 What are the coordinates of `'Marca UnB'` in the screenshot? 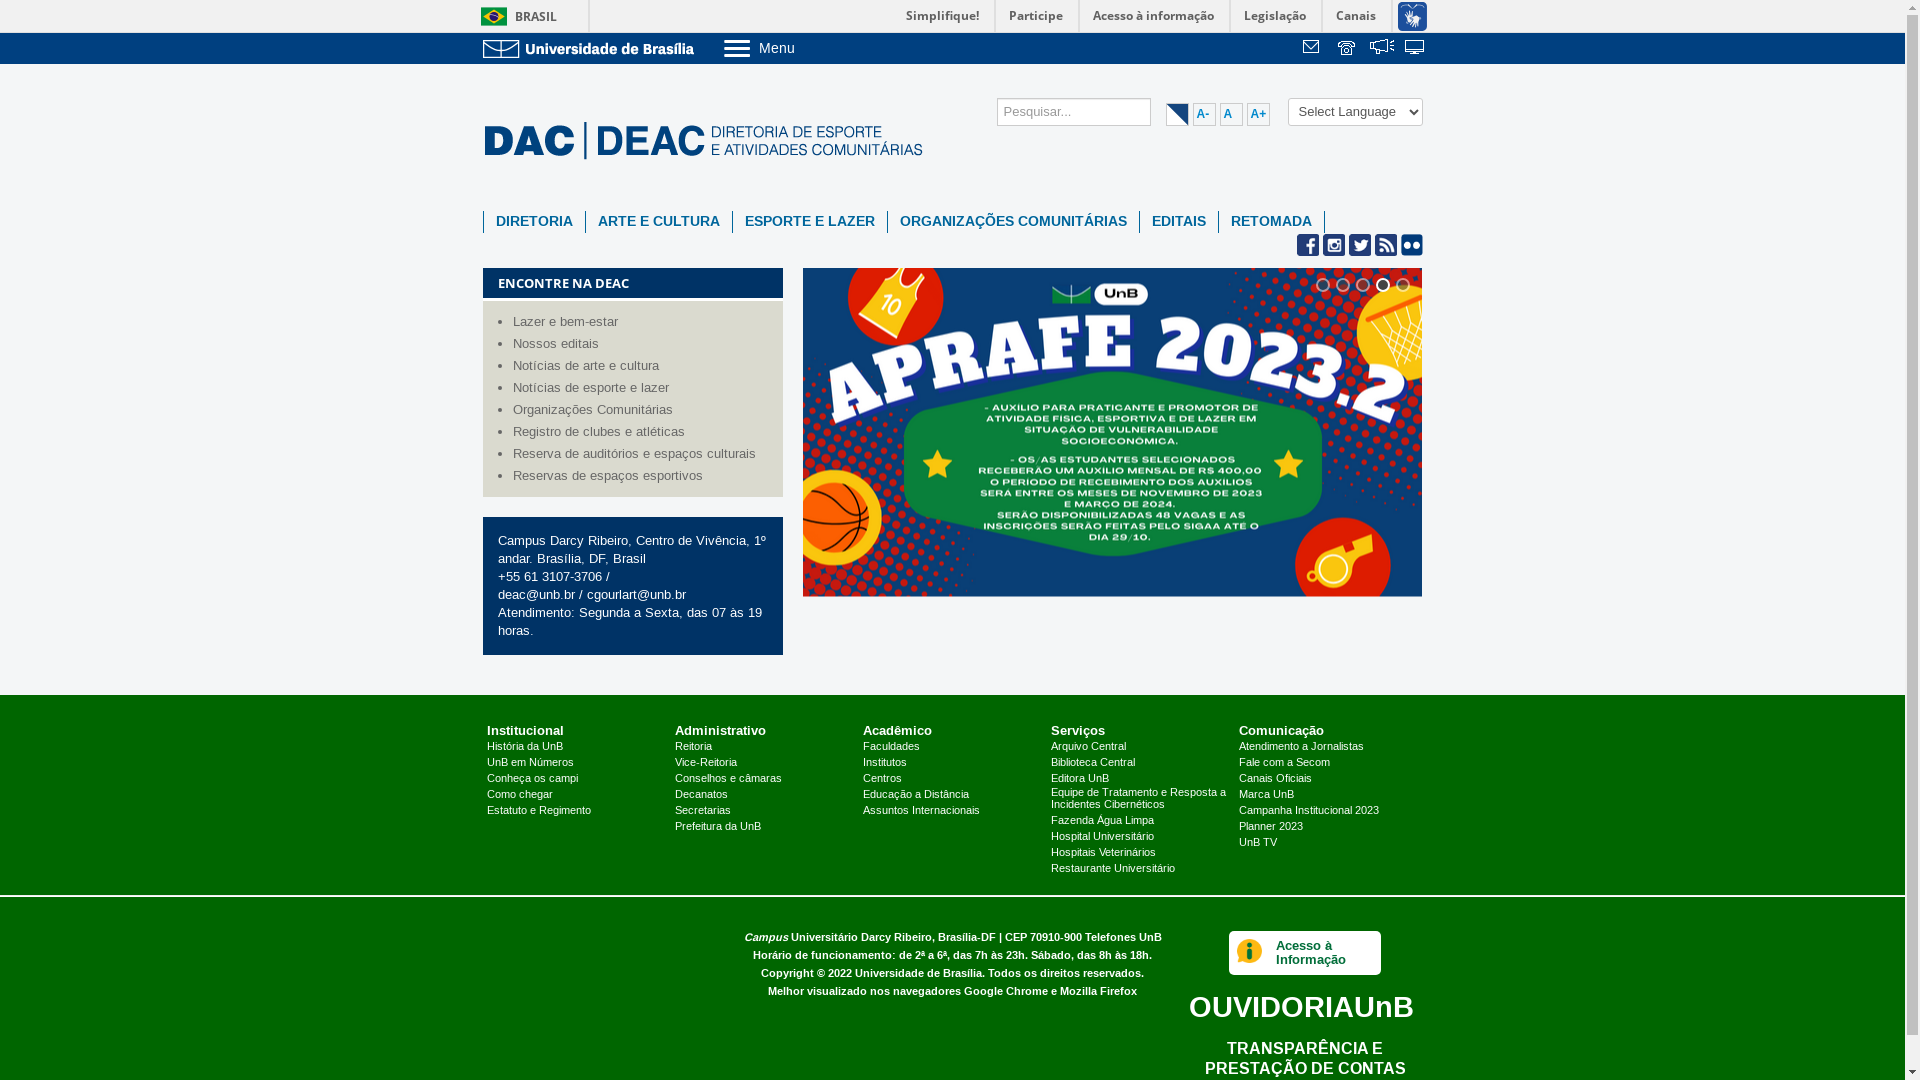 It's located at (1265, 793).